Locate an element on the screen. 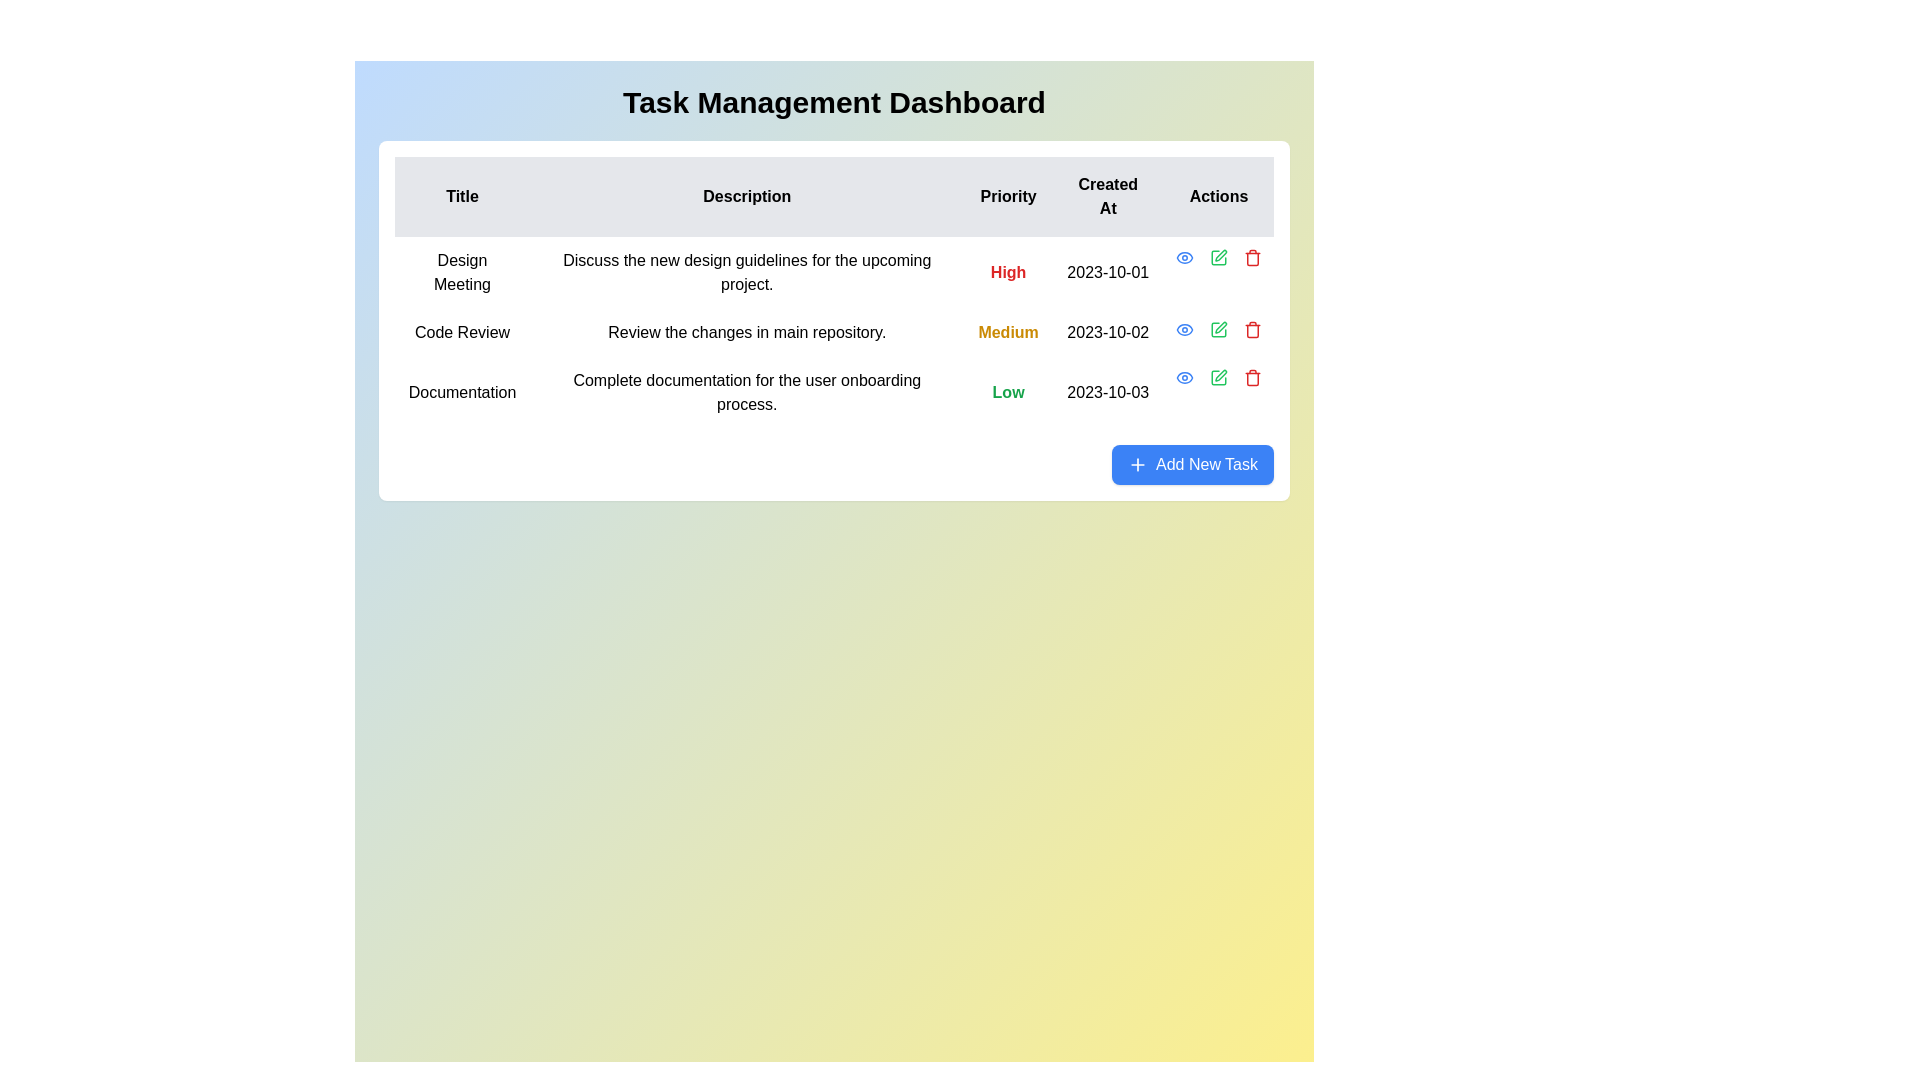  the 'Edit' button in the second position of the 'Actions' column in the third row of the task management dashboard to modify the task details is located at coordinates (1218, 257).